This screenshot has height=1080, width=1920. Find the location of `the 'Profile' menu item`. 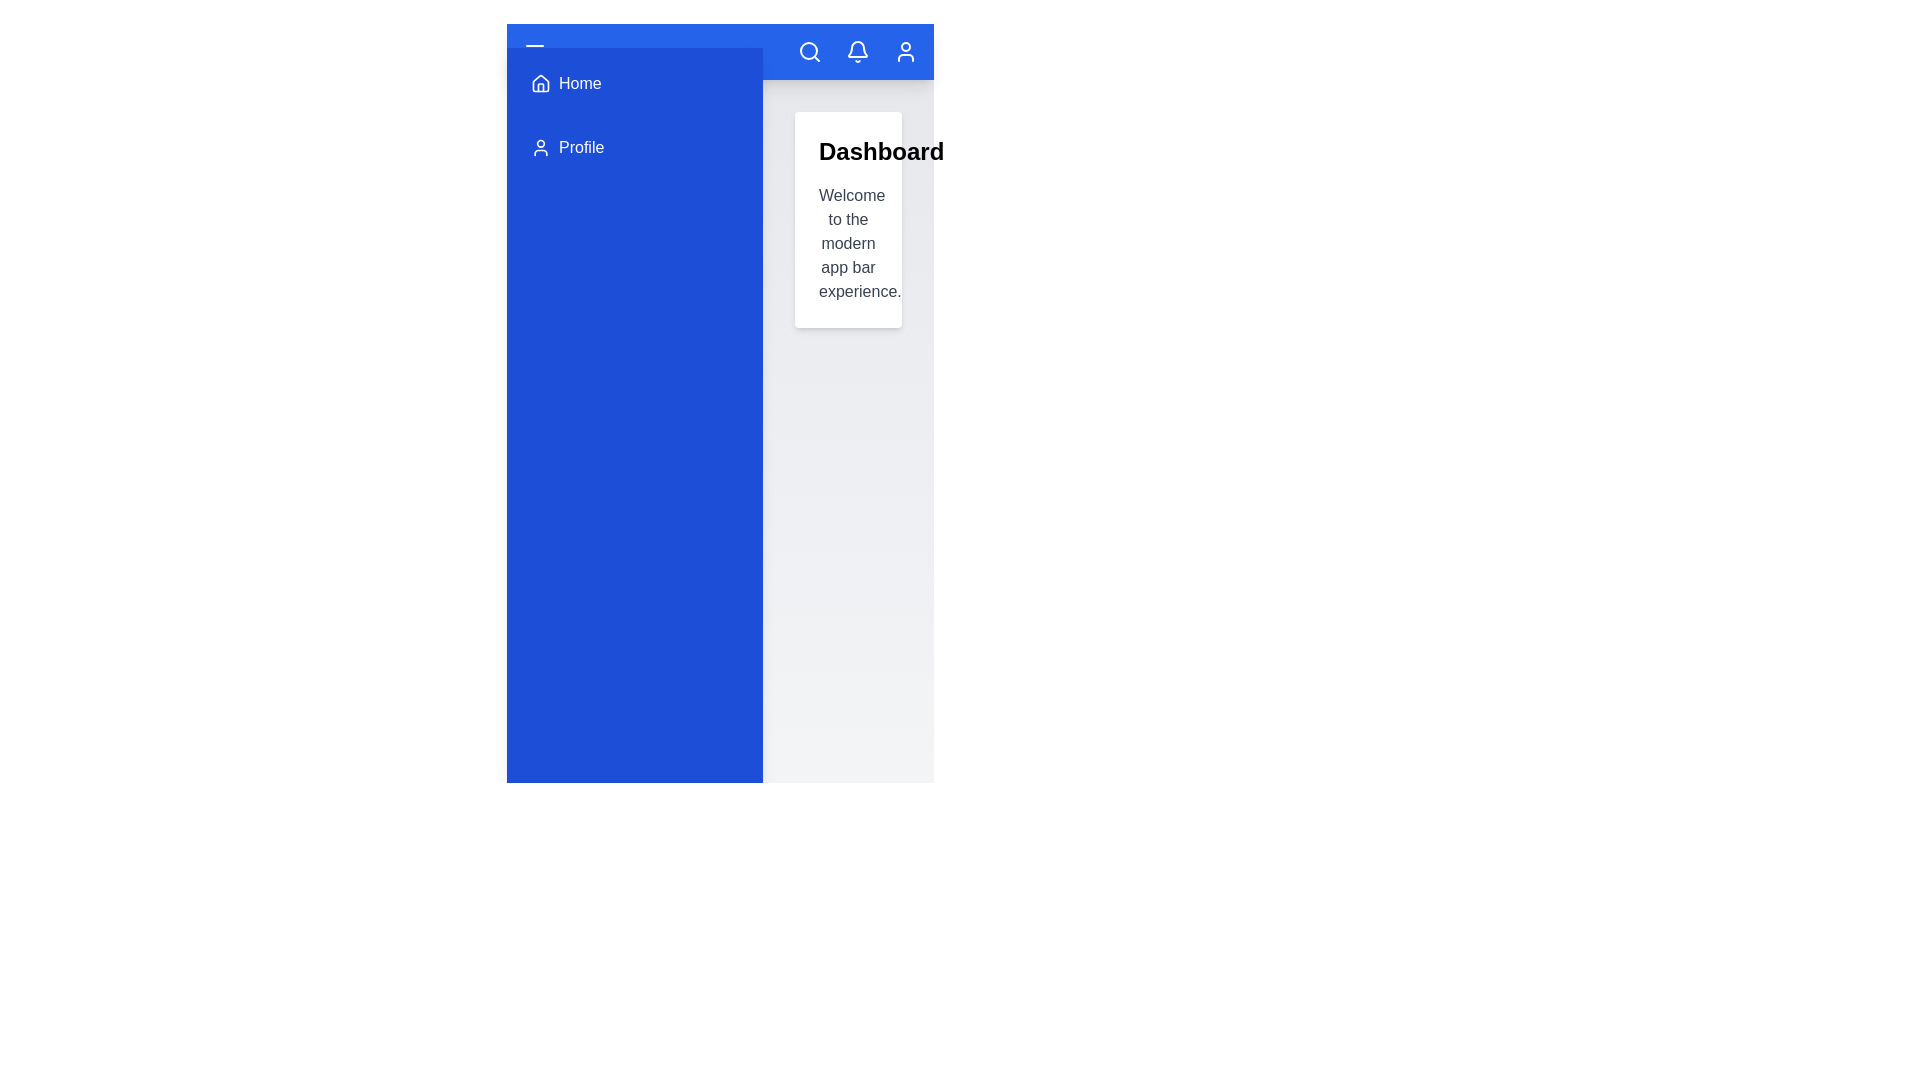

the 'Profile' menu item is located at coordinates (633, 146).